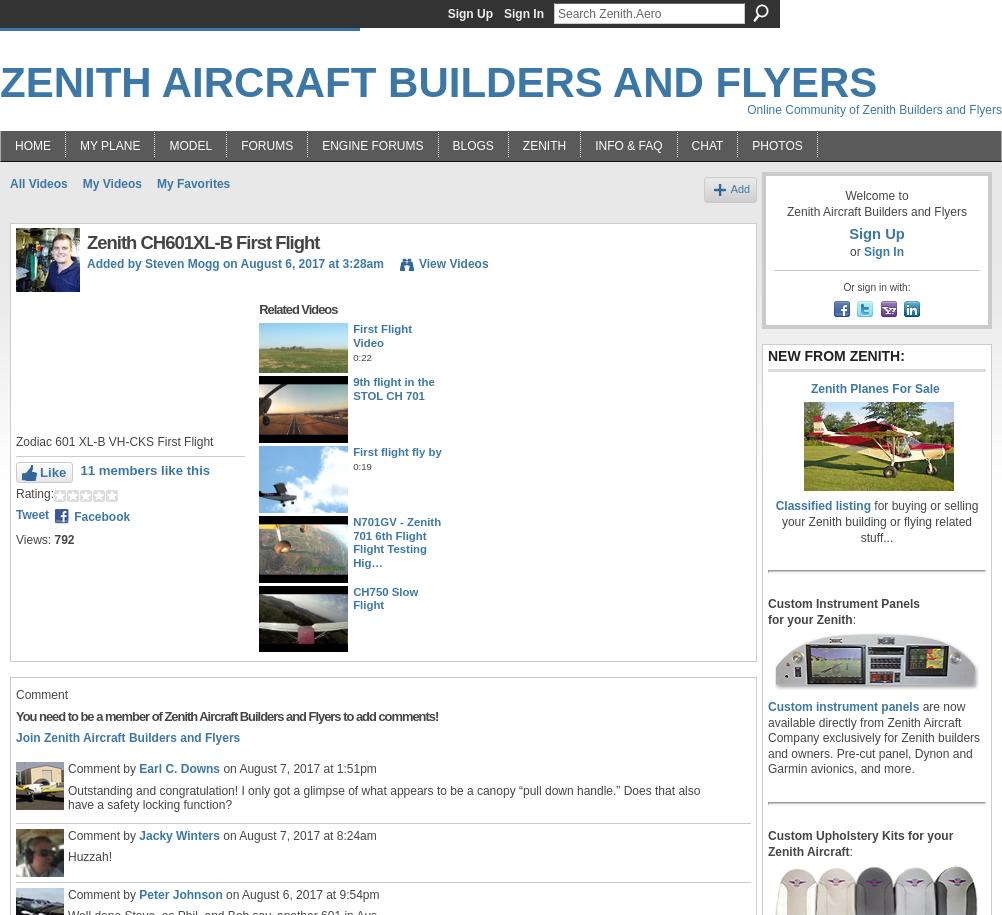 The height and width of the screenshot is (915, 1002). Describe the element at coordinates (627, 145) in the screenshot. I see `'Info & FAQ'` at that location.